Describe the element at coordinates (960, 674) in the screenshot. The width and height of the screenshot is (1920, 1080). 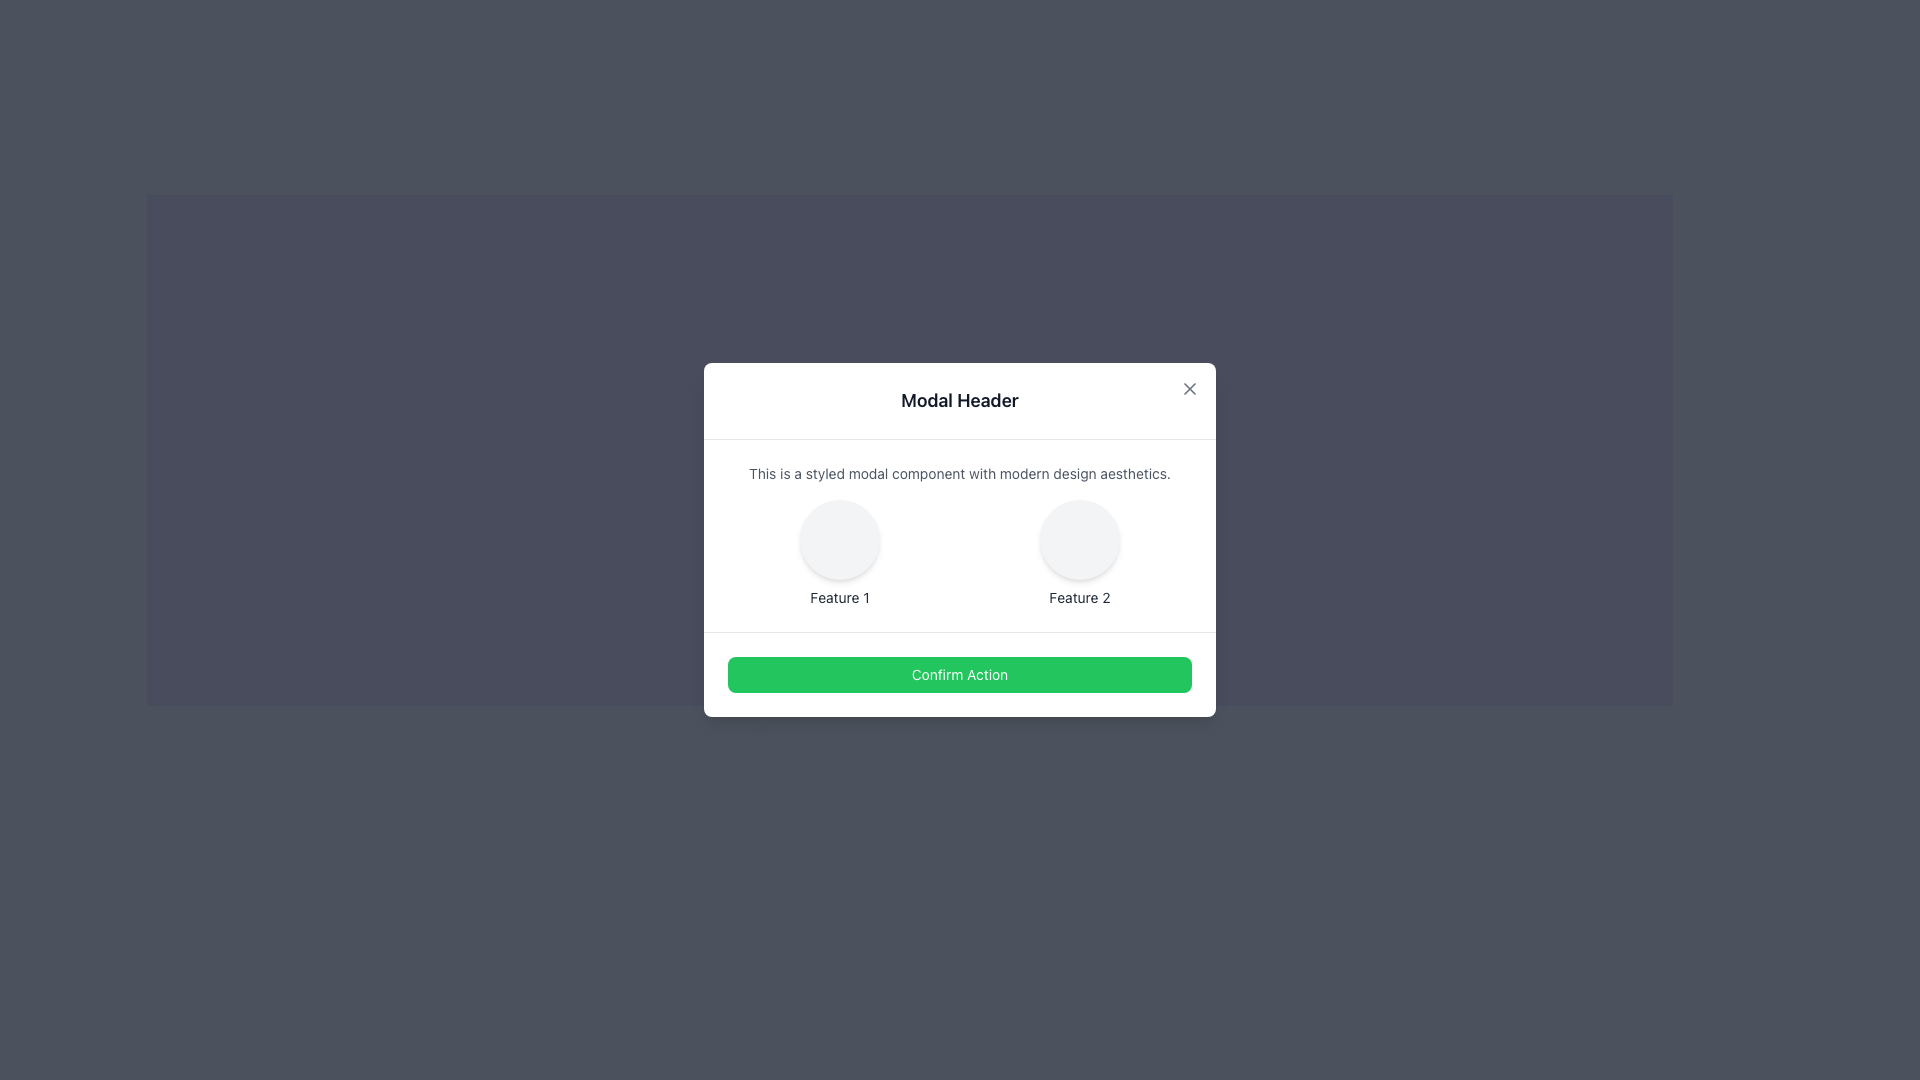
I see `the green button labeled 'Confirm Action' located at the bottom of the modal dialog to observe the hover effect` at that location.